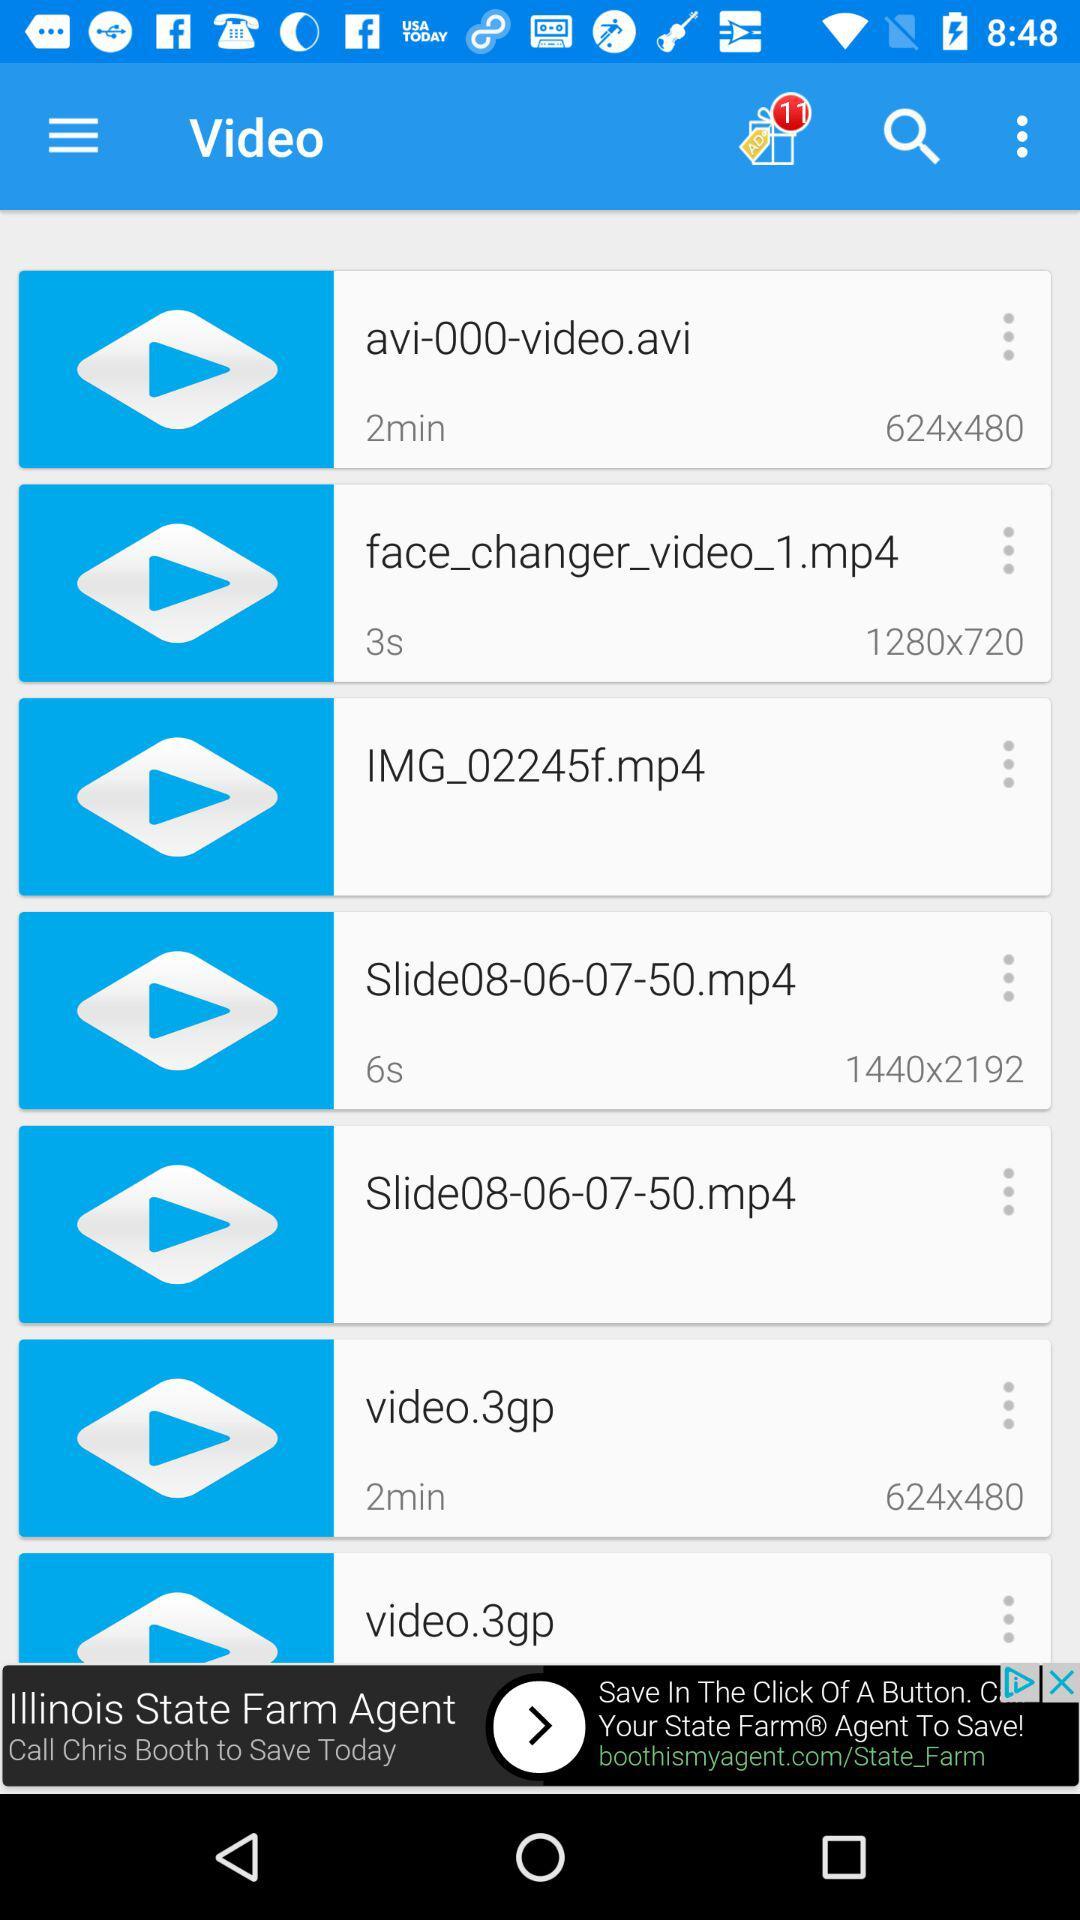 The image size is (1080, 1920). What do you see at coordinates (540, 1727) in the screenshot?
I see `open advertisement` at bounding box center [540, 1727].